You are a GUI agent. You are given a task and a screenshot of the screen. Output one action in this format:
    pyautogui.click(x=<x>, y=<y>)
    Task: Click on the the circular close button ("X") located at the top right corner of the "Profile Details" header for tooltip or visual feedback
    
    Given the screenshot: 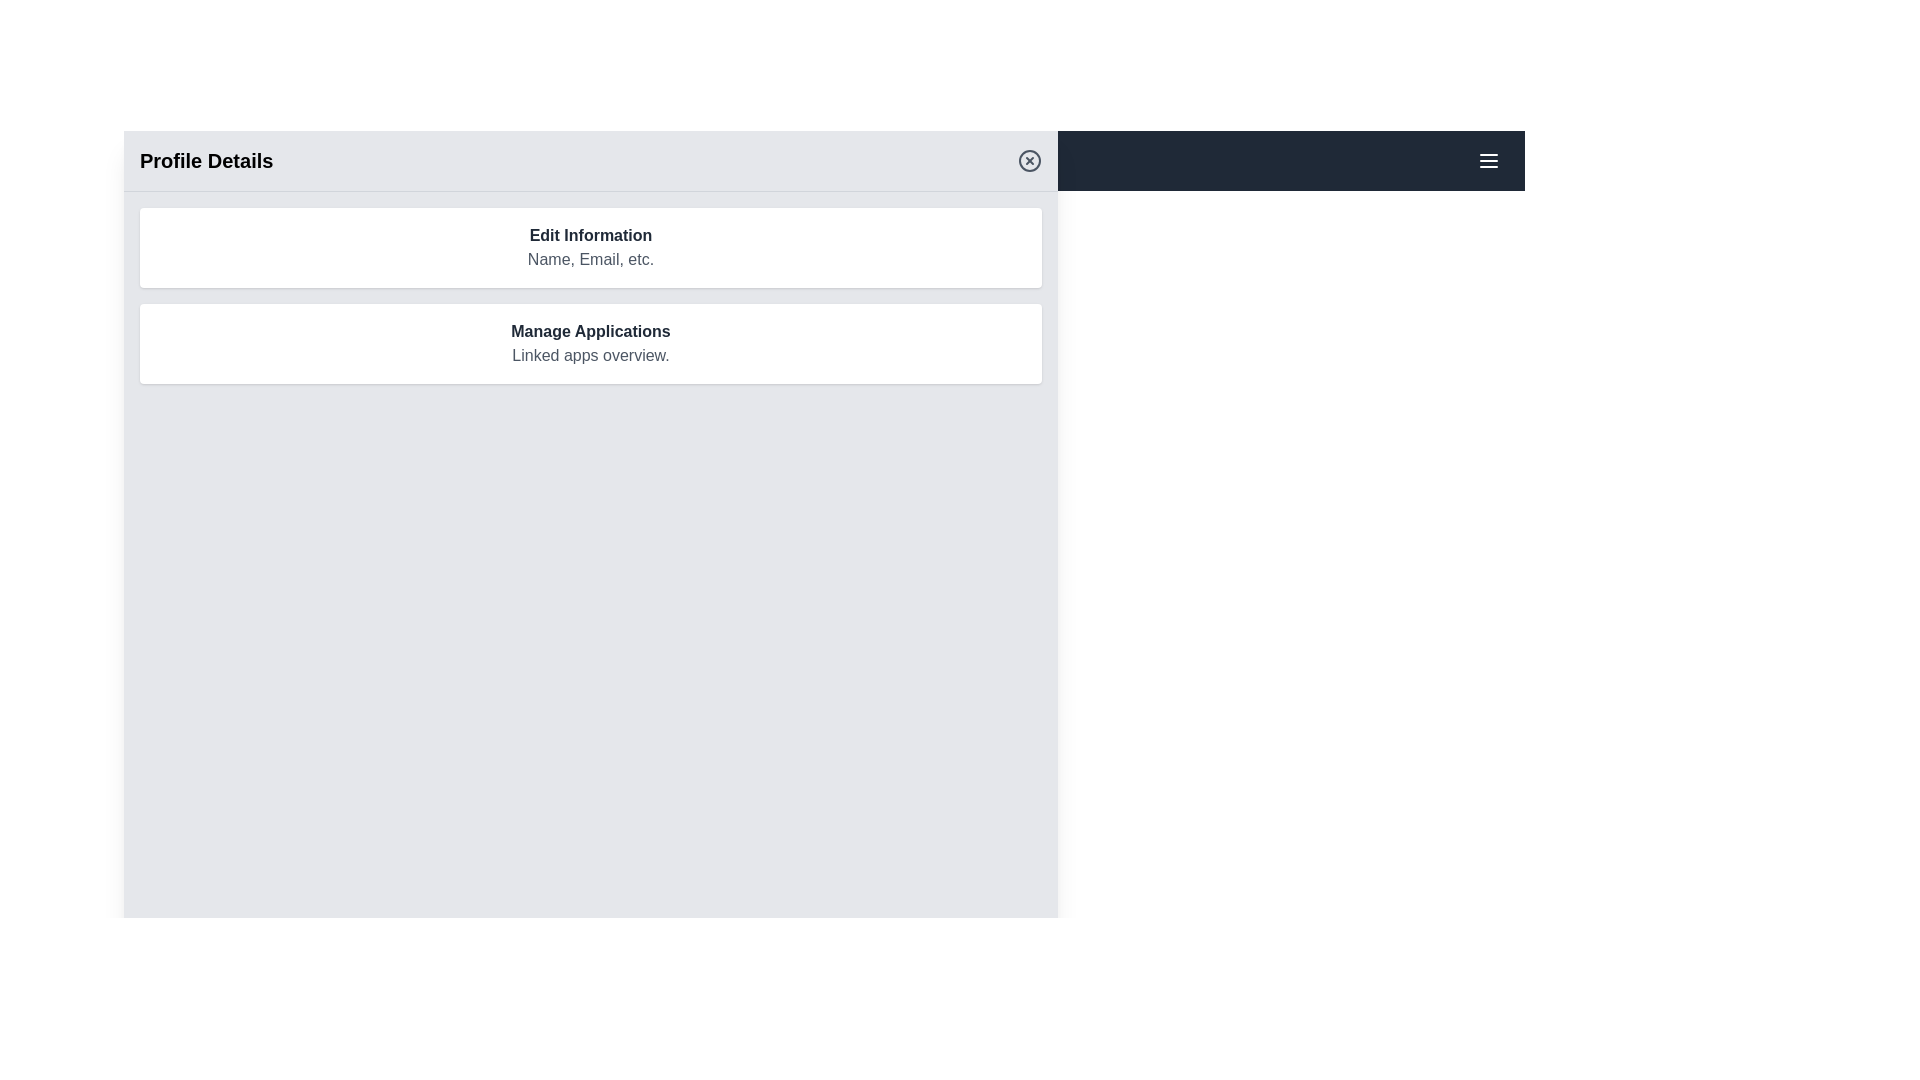 What is the action you would take?
    pyautogui.click(x=1030, y=160)
    